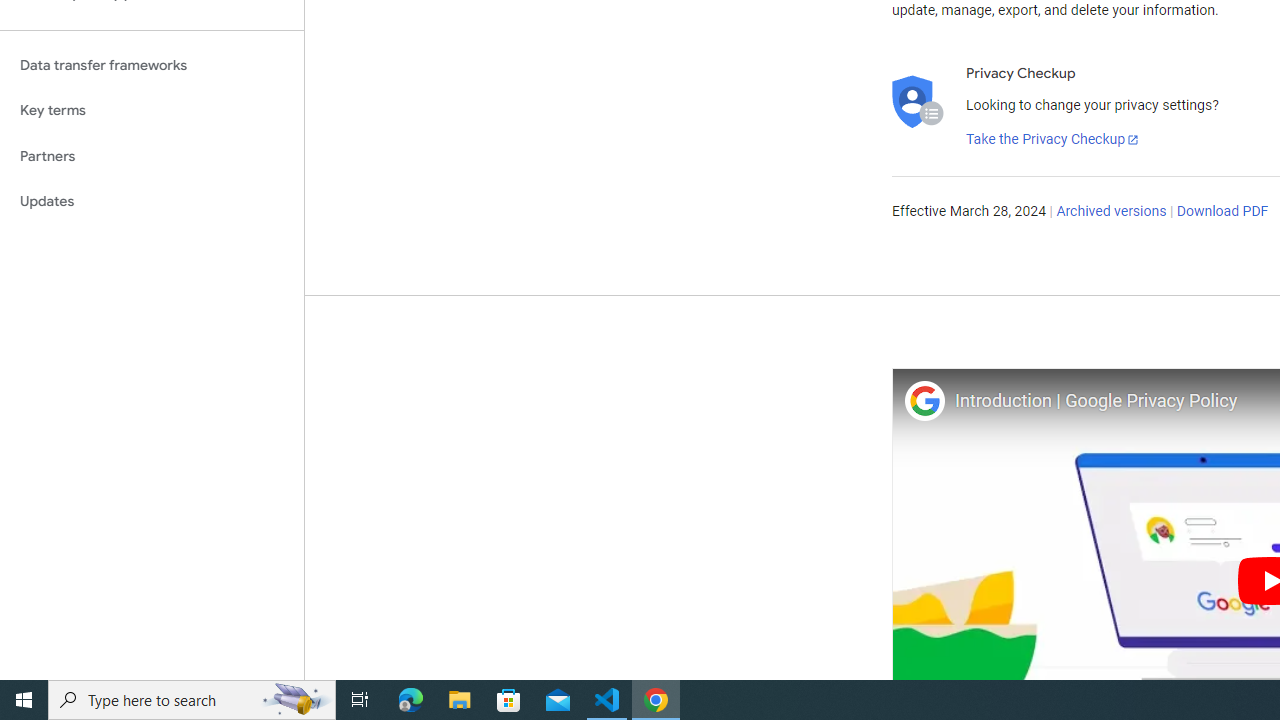 This screenshot has width=1280, height=720. I want to click on 'Archived versions', so click(1110, 212).